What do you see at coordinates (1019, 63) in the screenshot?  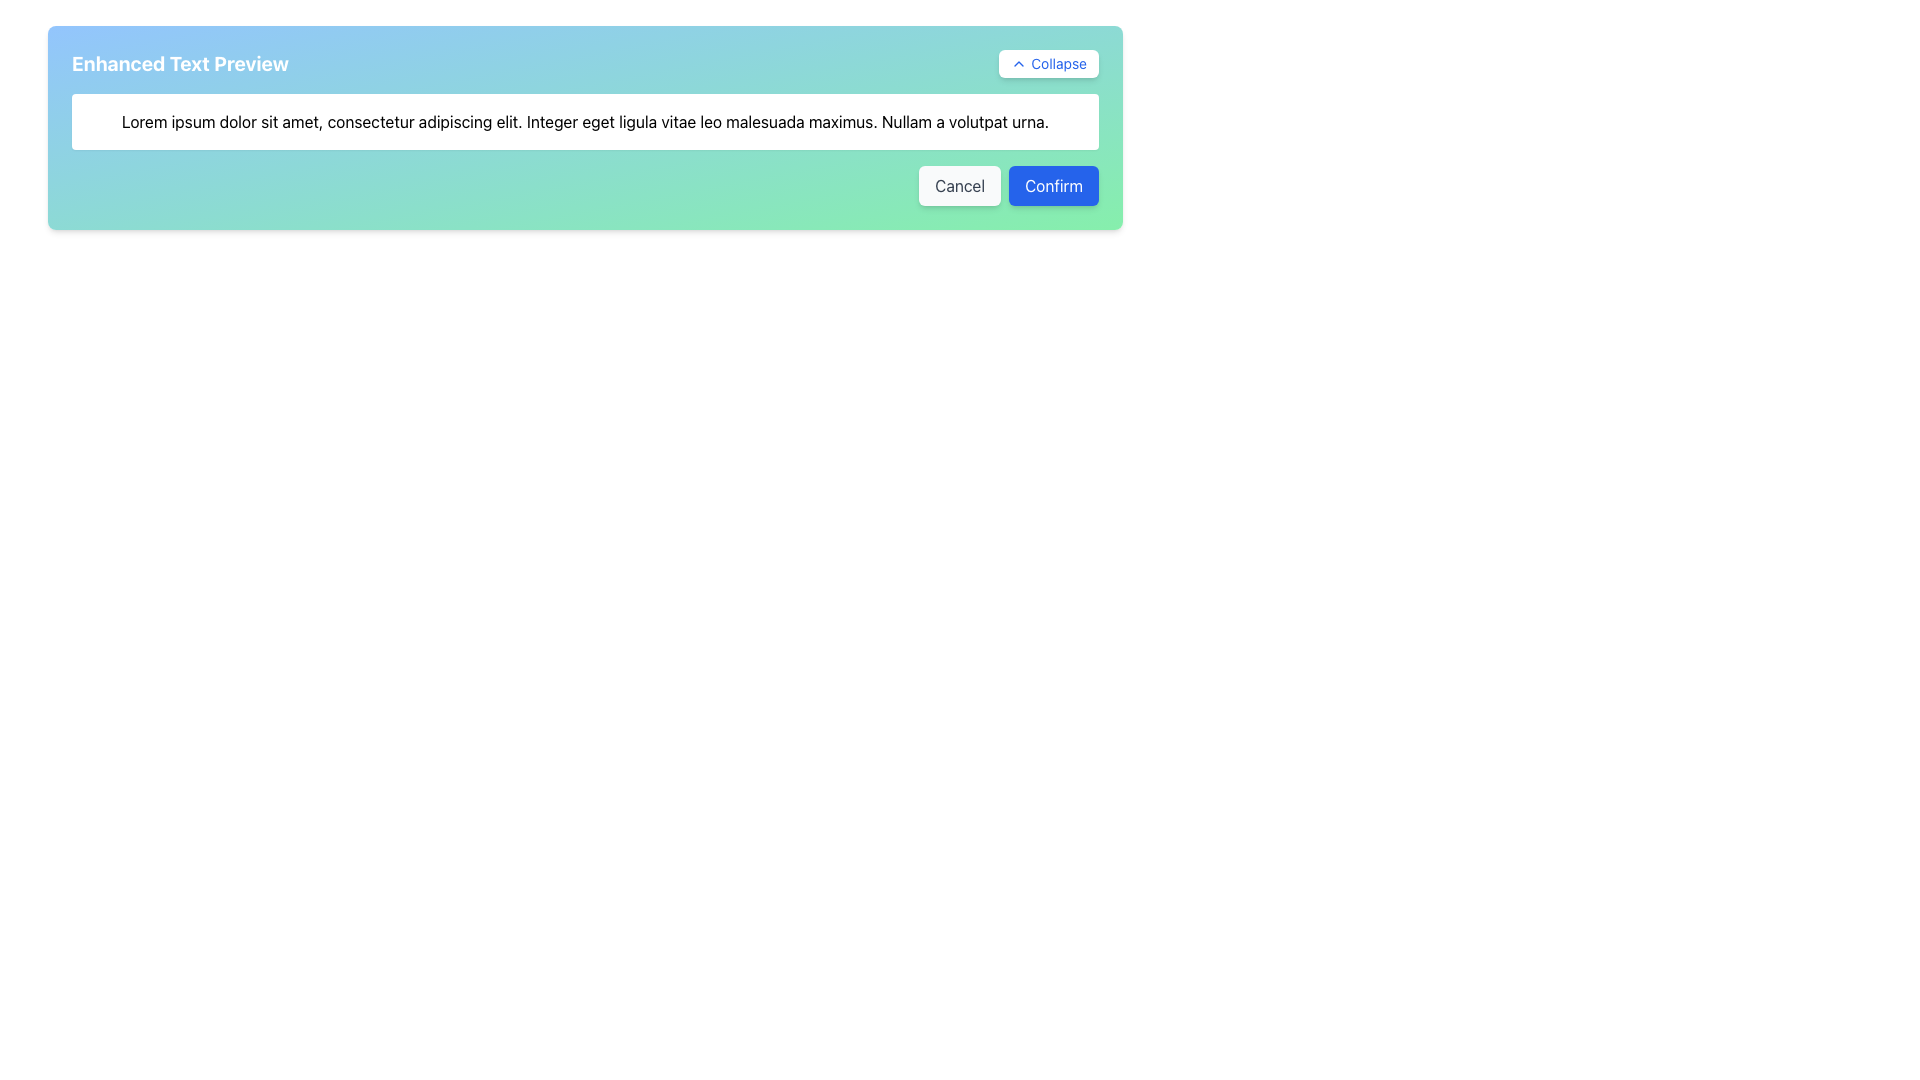 I see `the chevron icon located to the left of the 'Collapse' text in the button on the top-right section of the green-gradient box` at bounding box center [1019, 63].